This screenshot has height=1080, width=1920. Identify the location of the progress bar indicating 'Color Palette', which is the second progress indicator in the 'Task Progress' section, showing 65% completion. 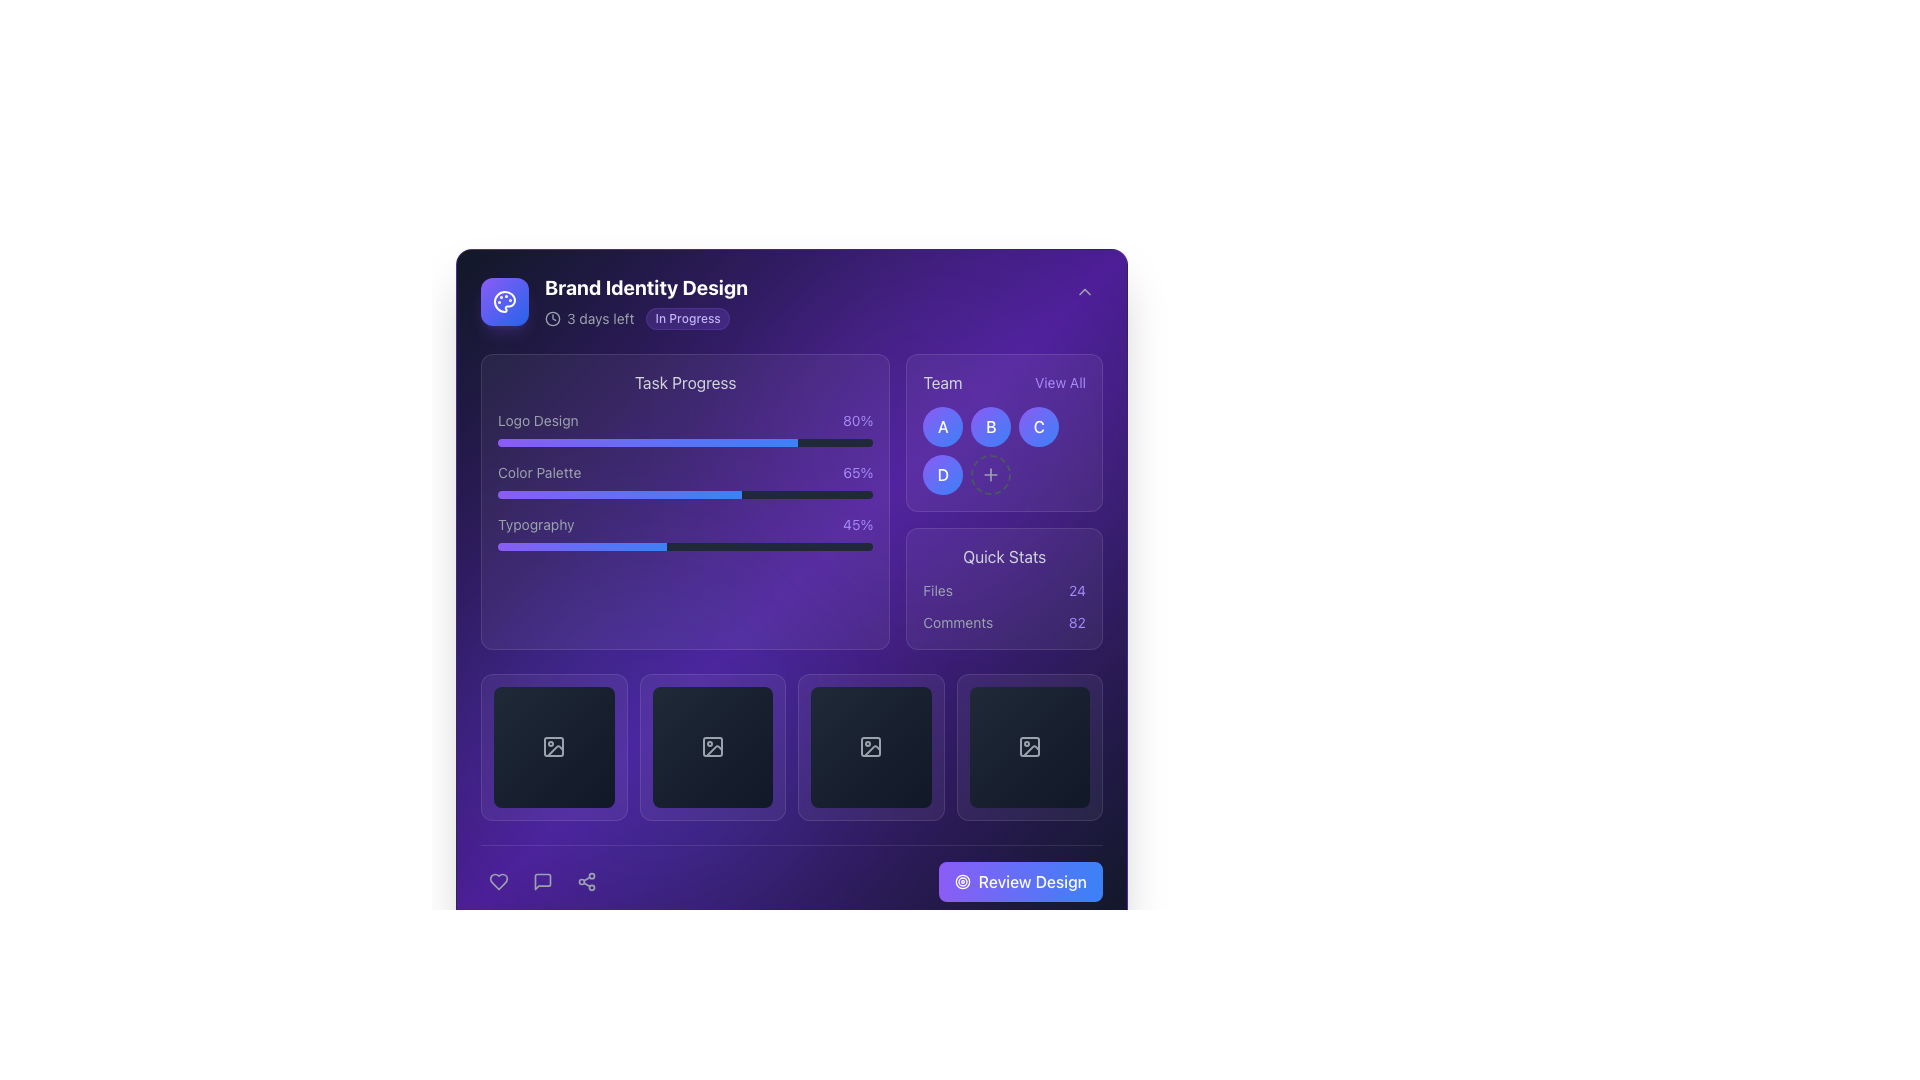
(685, 494).